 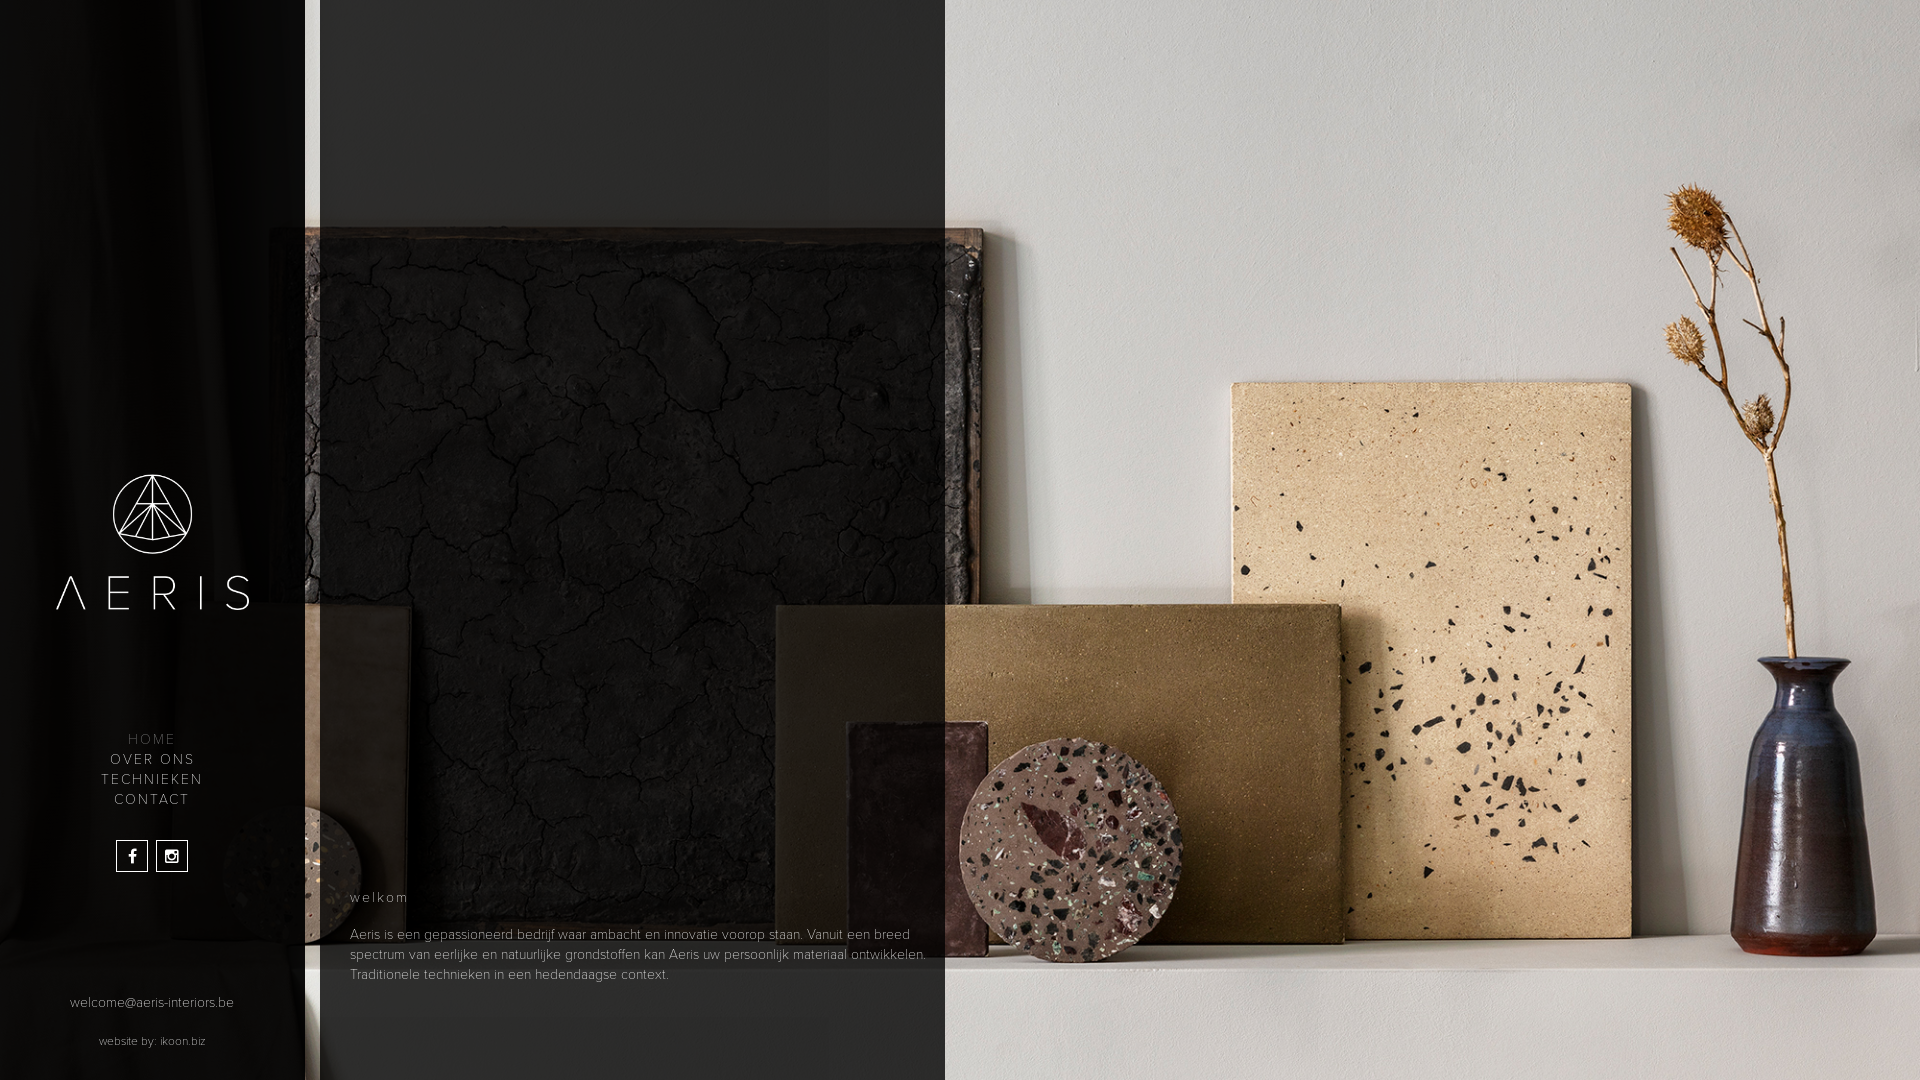 I want to click on 'Instagram', so click(x=172, y=855).